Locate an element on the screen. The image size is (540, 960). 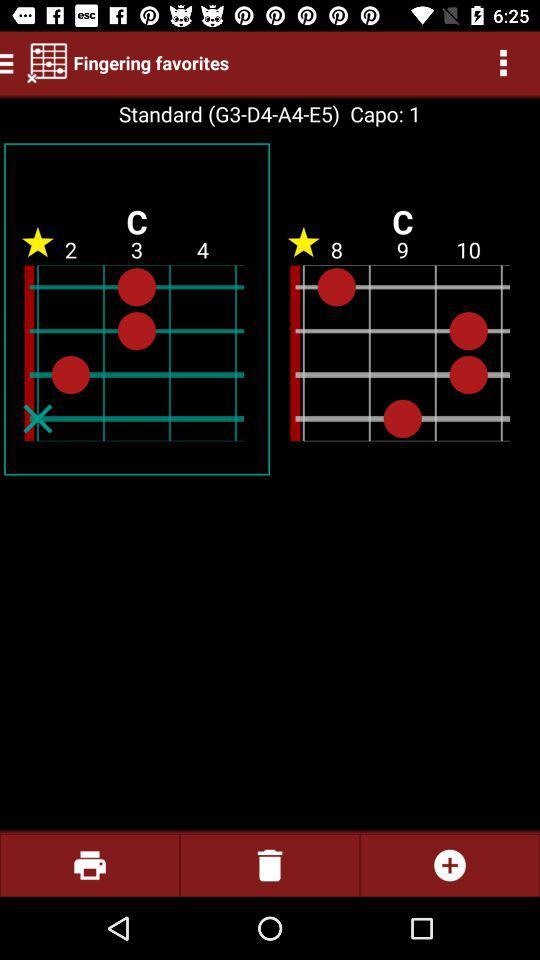
item next to standard g3 d4 icon is located at coordinates (380, 114).